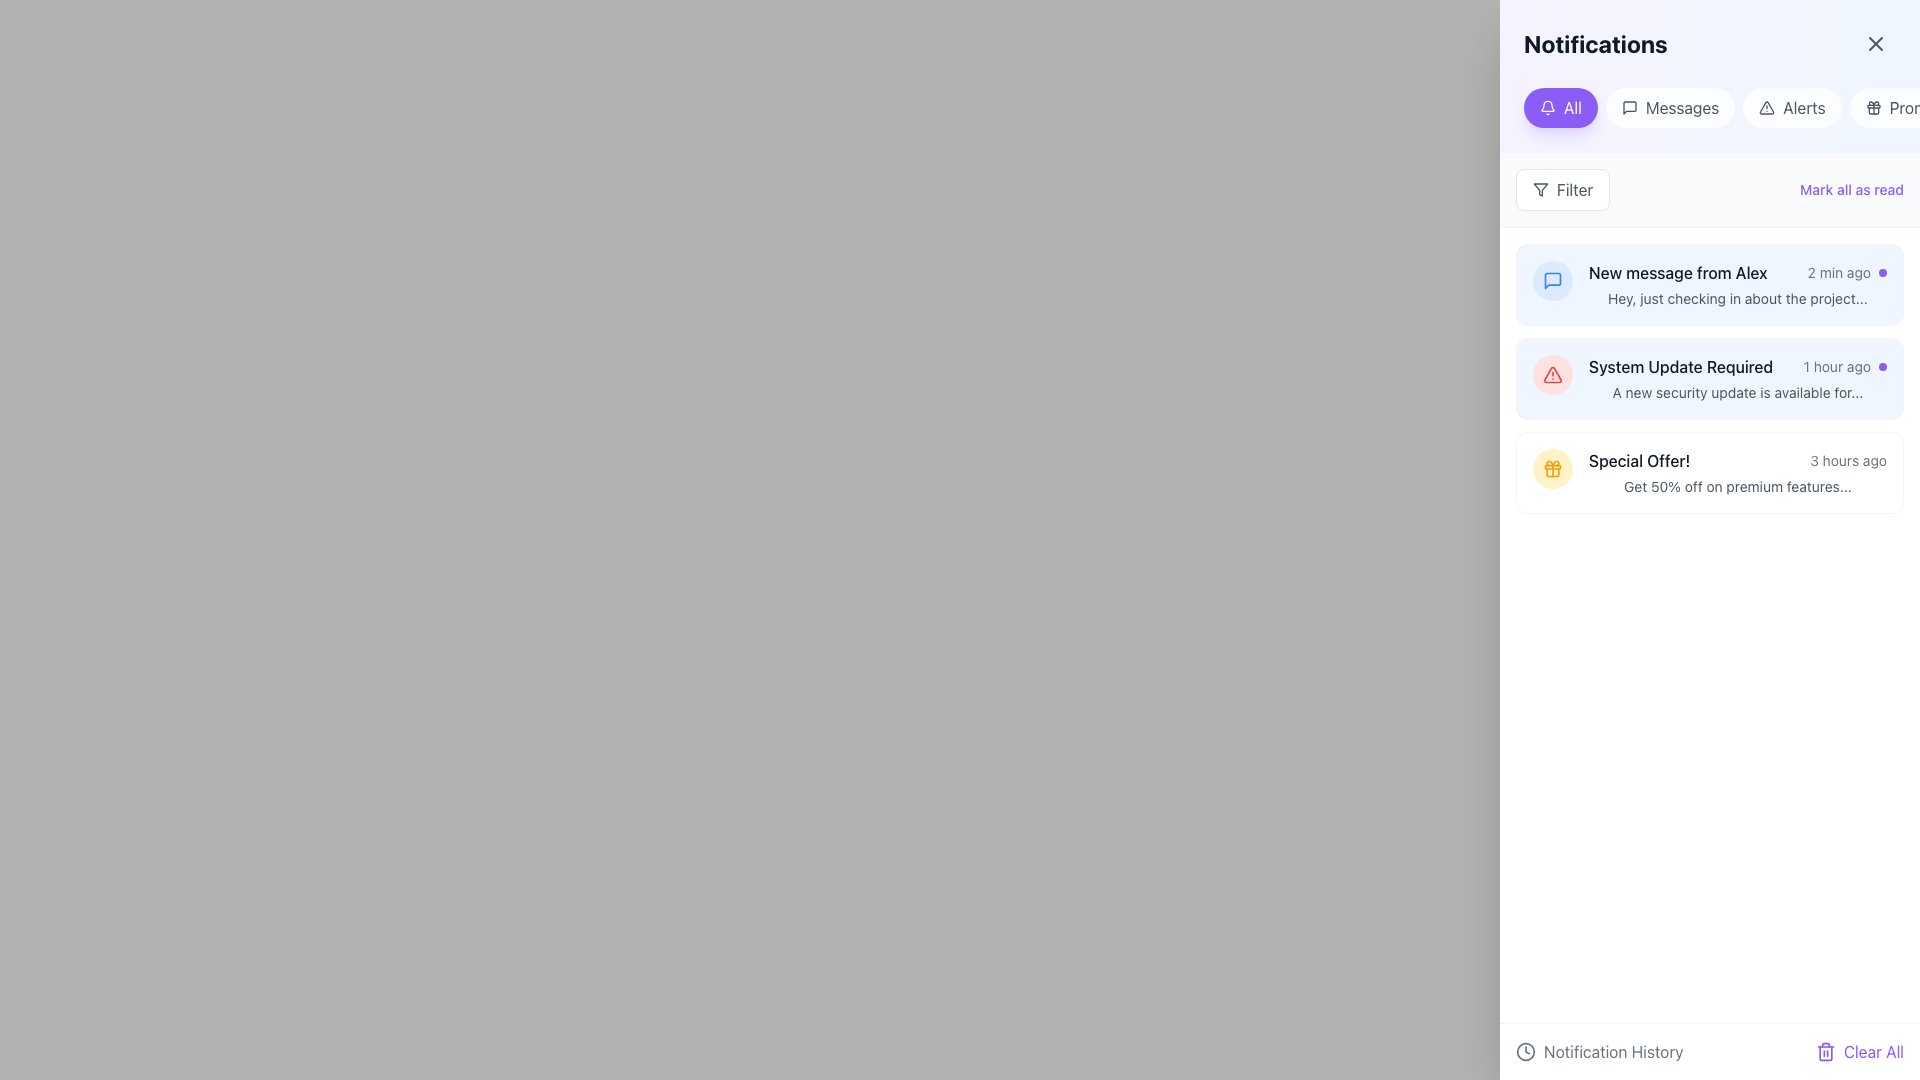  I want to click on the Vertical ellipsis icon that serves as a menu trigger for additional options related to the 'Special Offer' notification, so click(1870, 473).